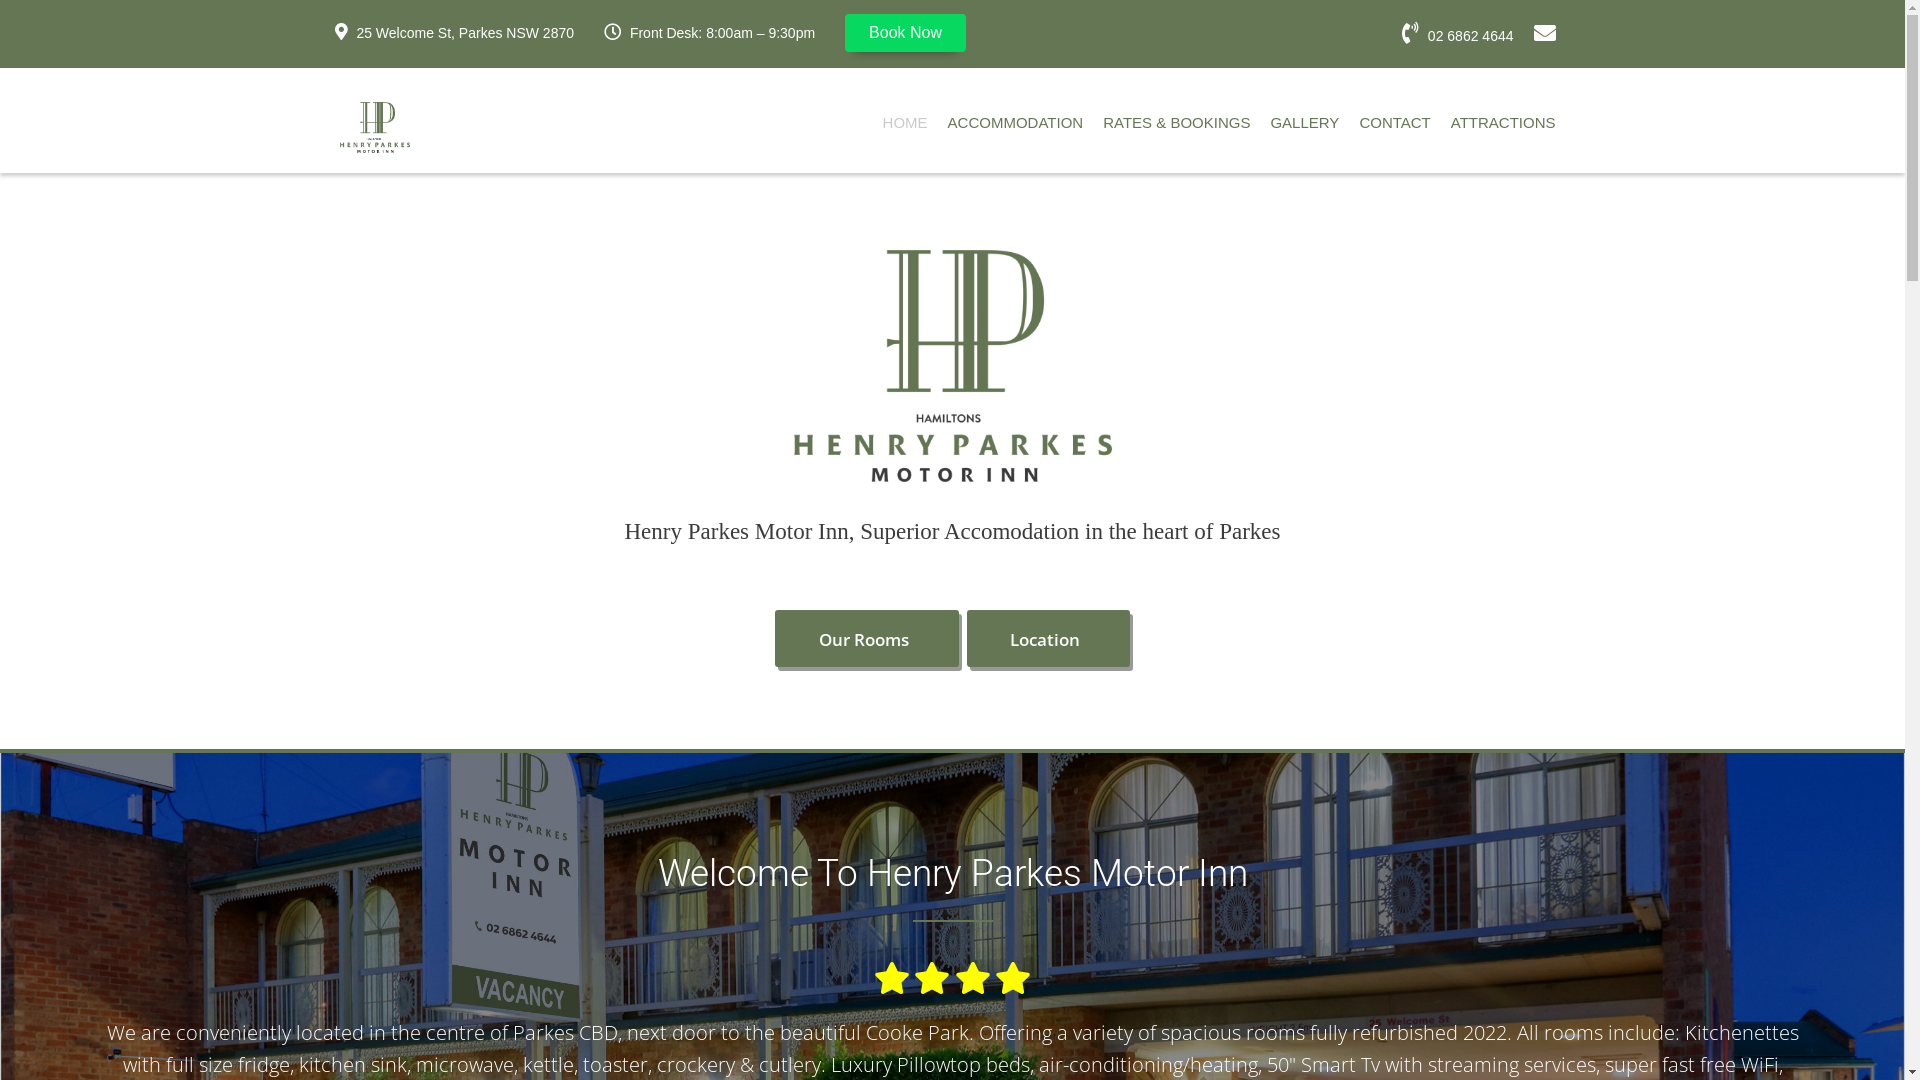  What do you see at coordinates (1176, 126) in the screenshot?
I see `'RATES & BOOKINGS'` at bounding box center [1176, 126].